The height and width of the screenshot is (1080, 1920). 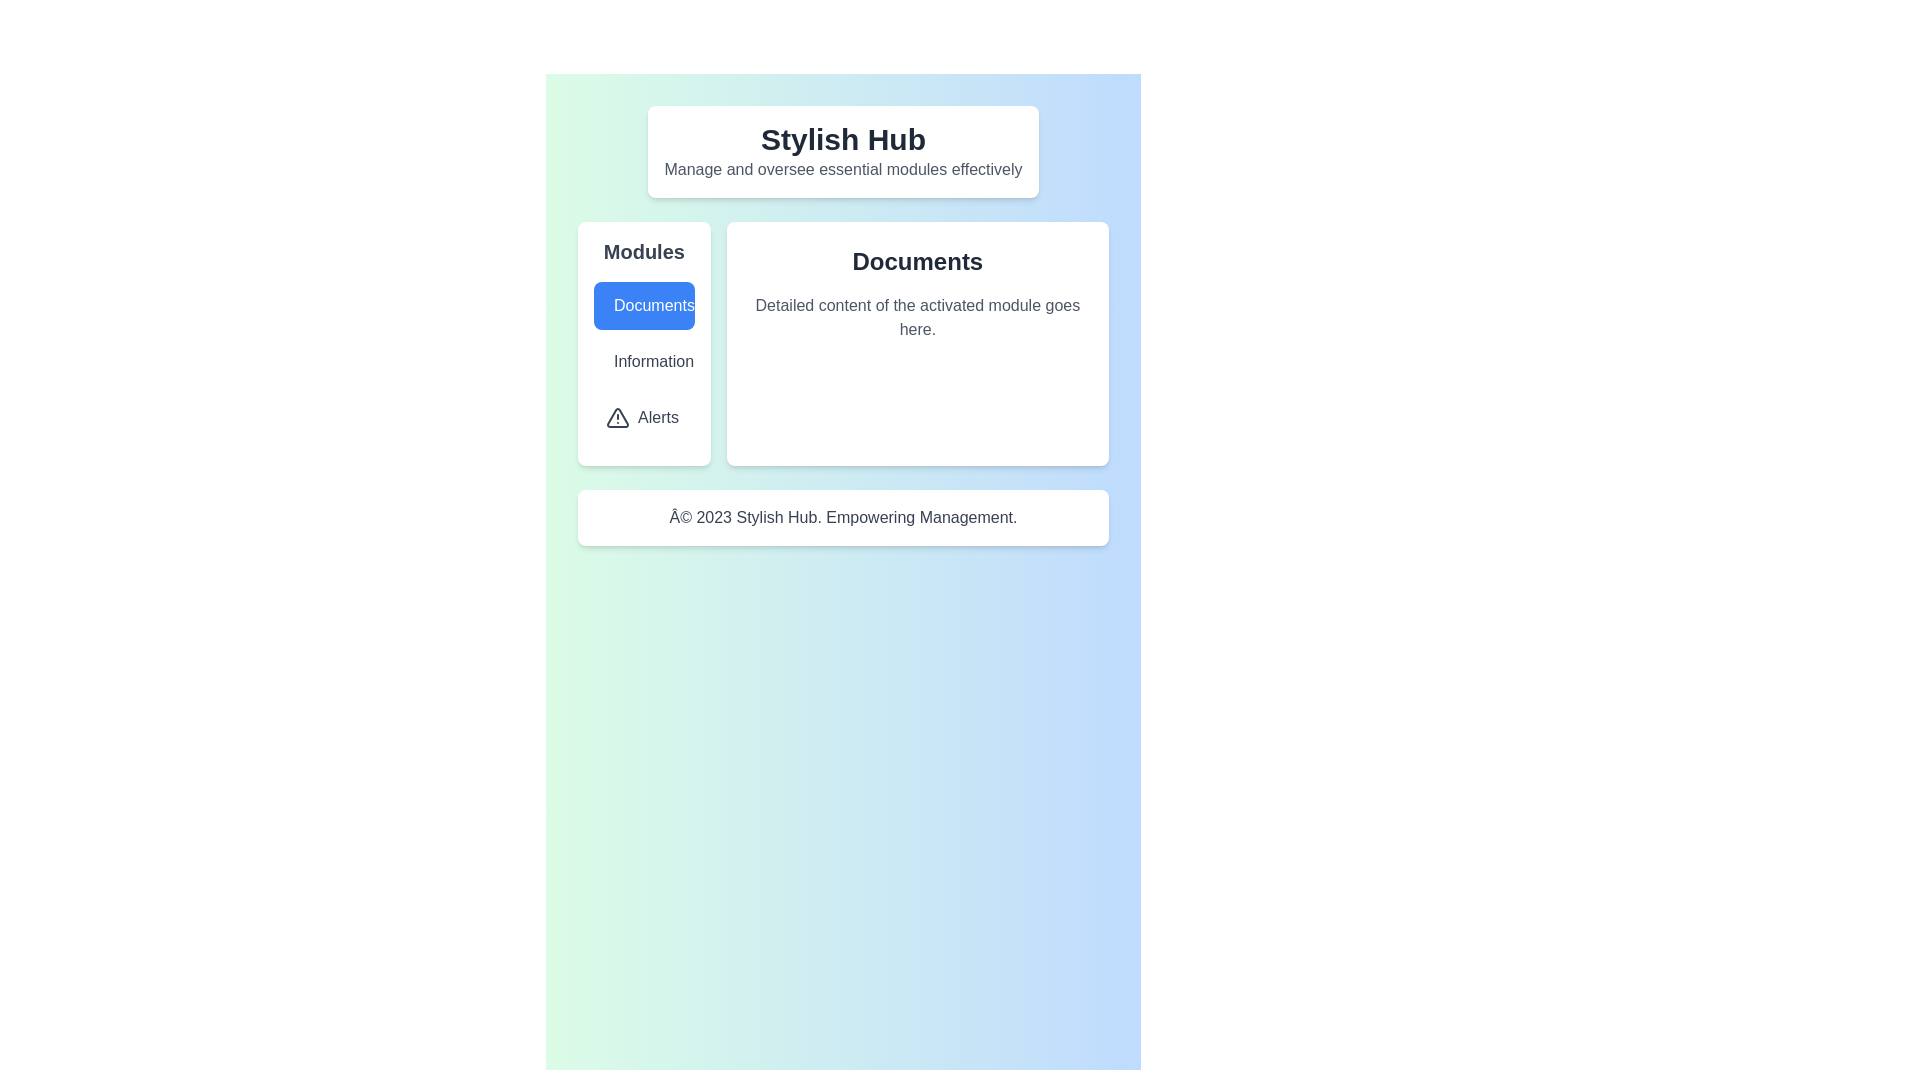 What do you see at coordinates (617, 362) in the screenshot?
I see `the SVG circle component that represents the 'Information' module, located between the 'Documents' and 'Alerts' labels in the 'Modules' list` at bounding box center [617, 362].